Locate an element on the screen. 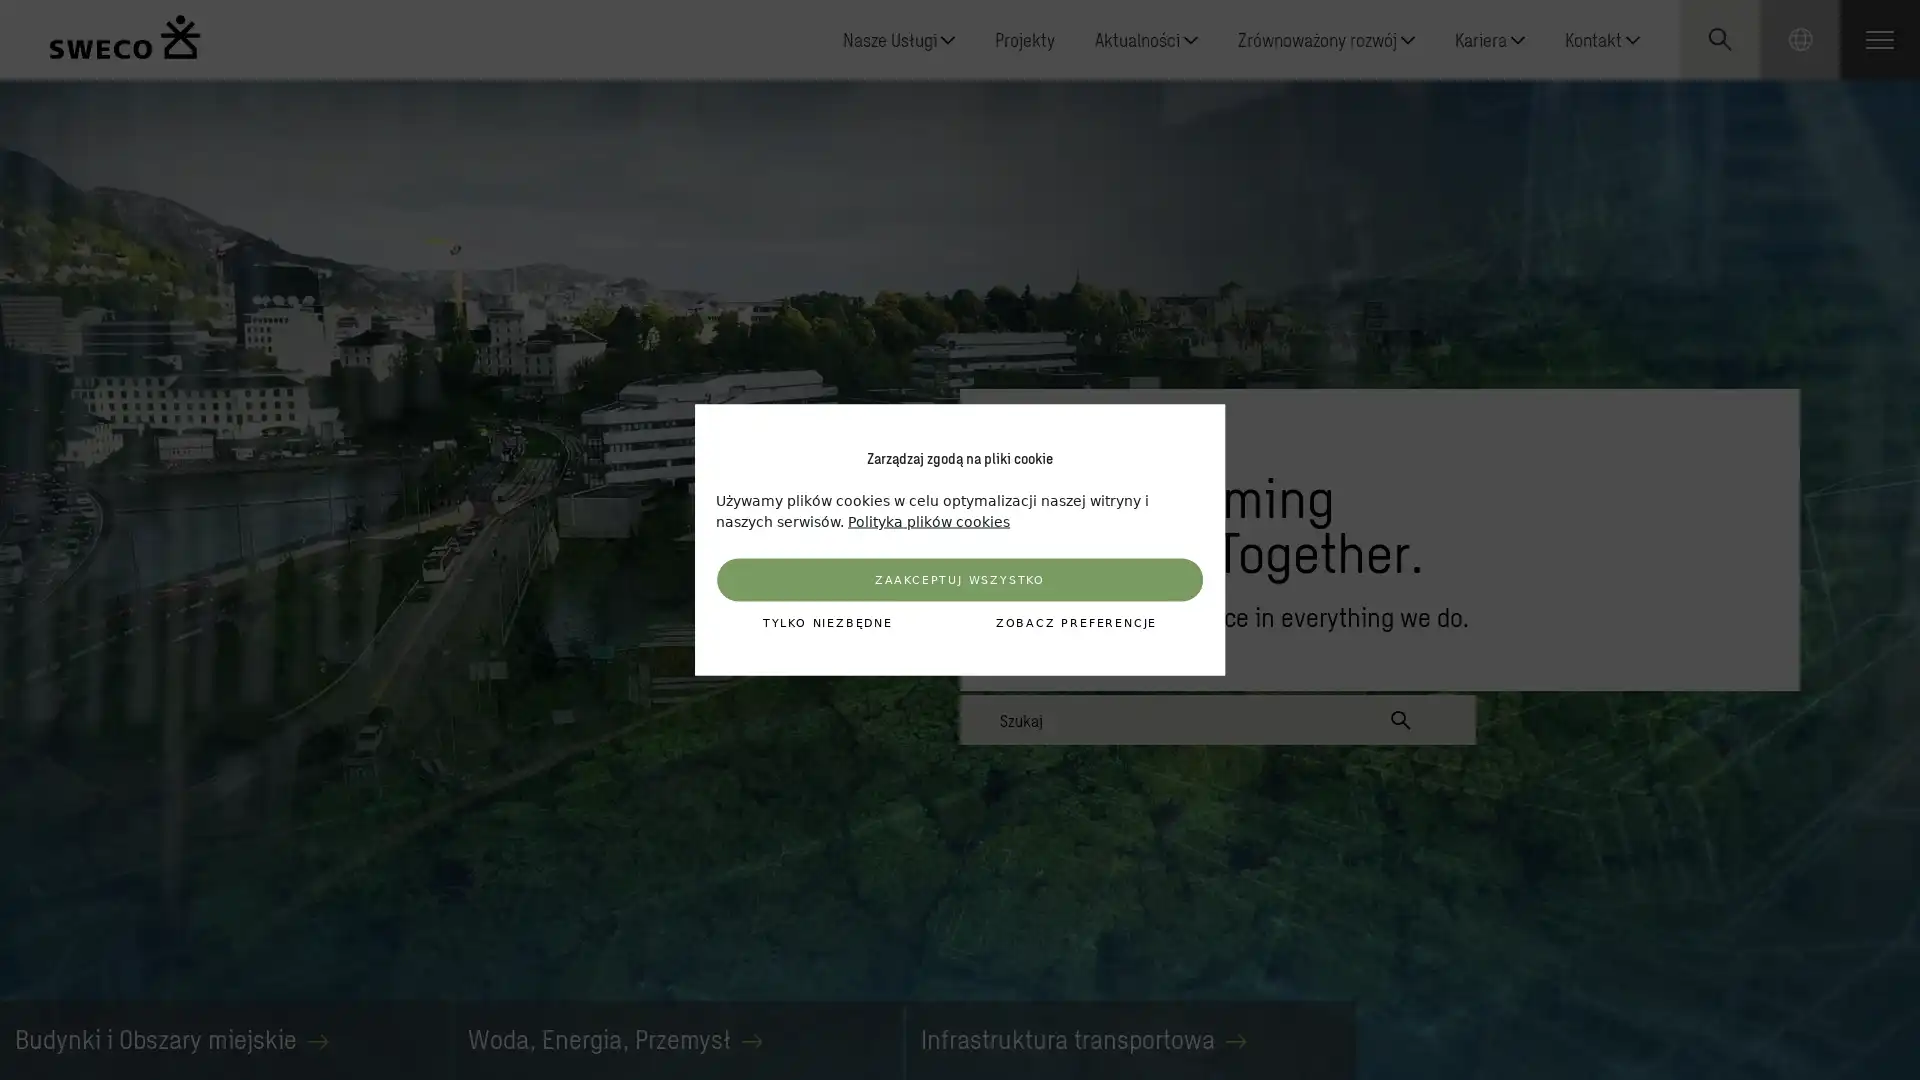  TYLKO NIEZBEDNE is located at coordinates (826, 622).